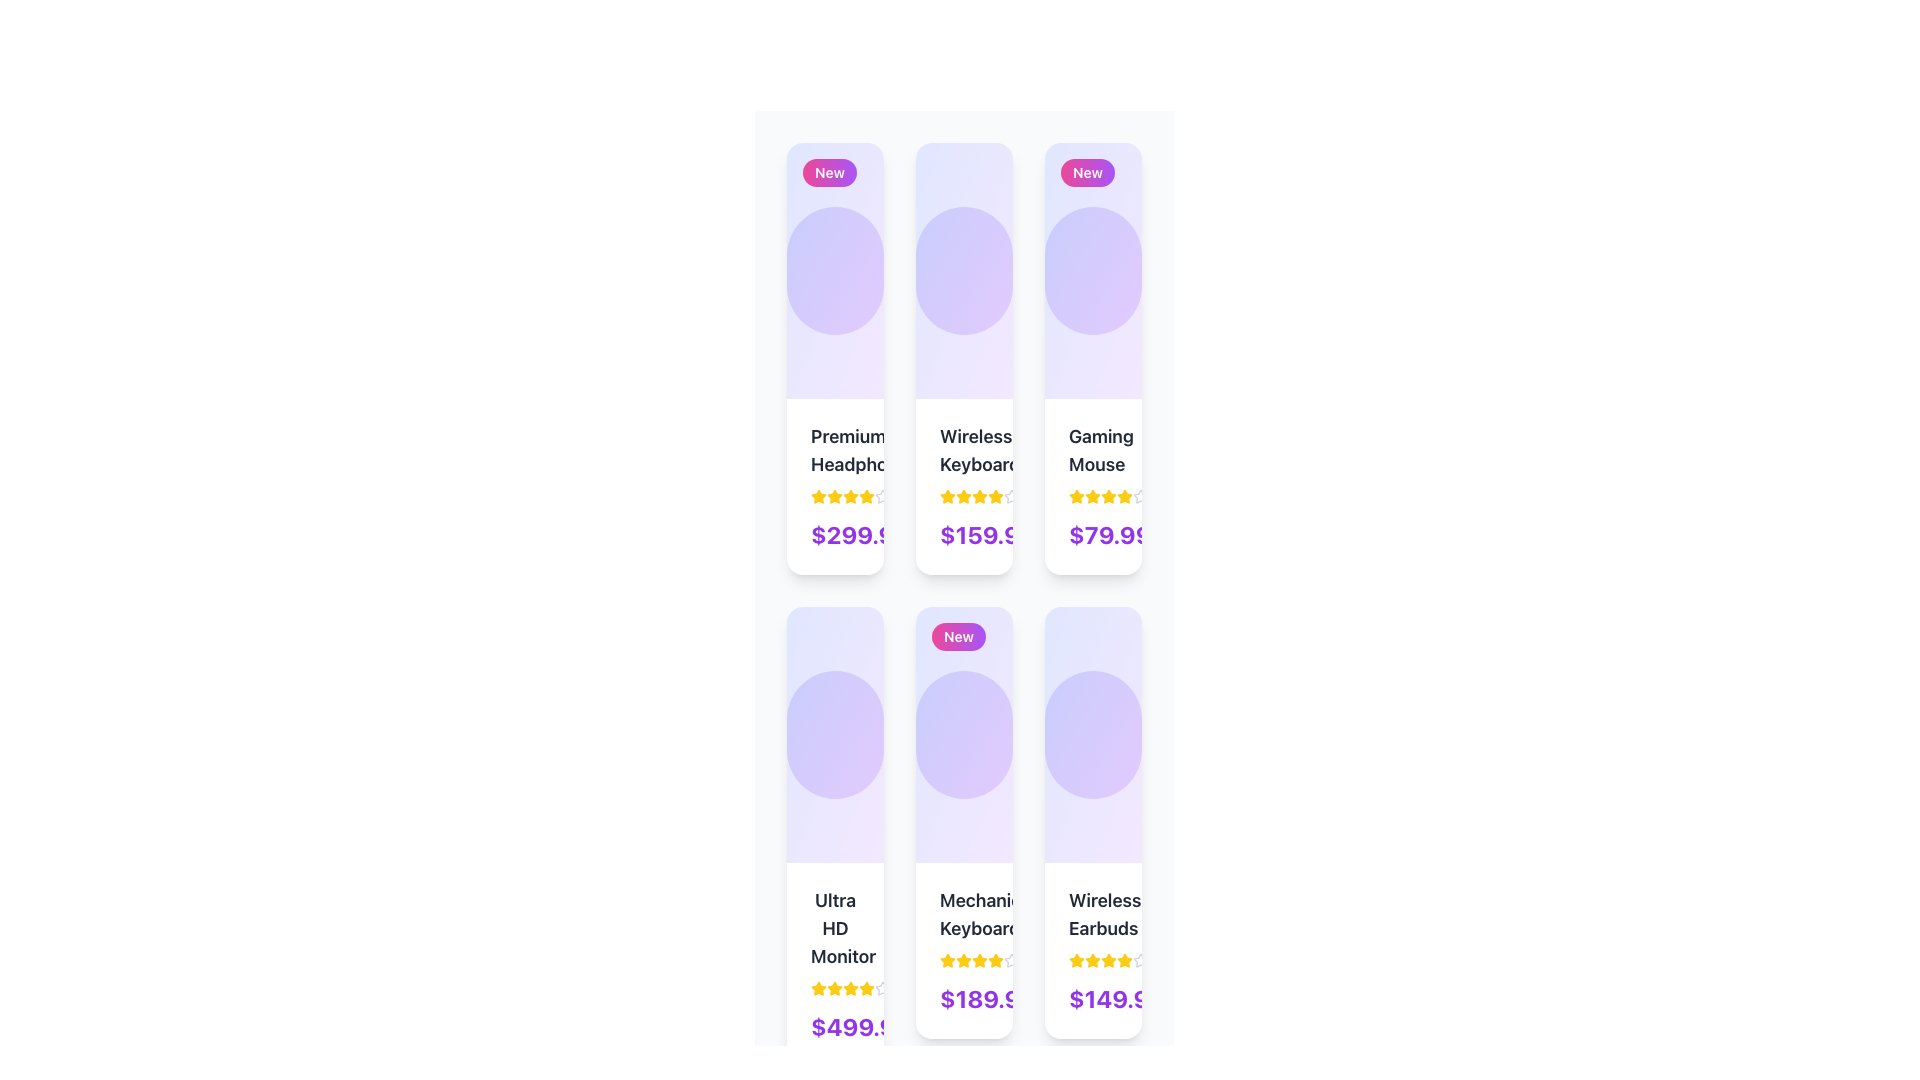  What do you see at coordinates (835, 534) in the screenshot?
I see `the price label displaying '$299.99' in bold purple font, located in the 'Premium Headphones' card, positioned below the ratings section` at bounding box center [835, 534].